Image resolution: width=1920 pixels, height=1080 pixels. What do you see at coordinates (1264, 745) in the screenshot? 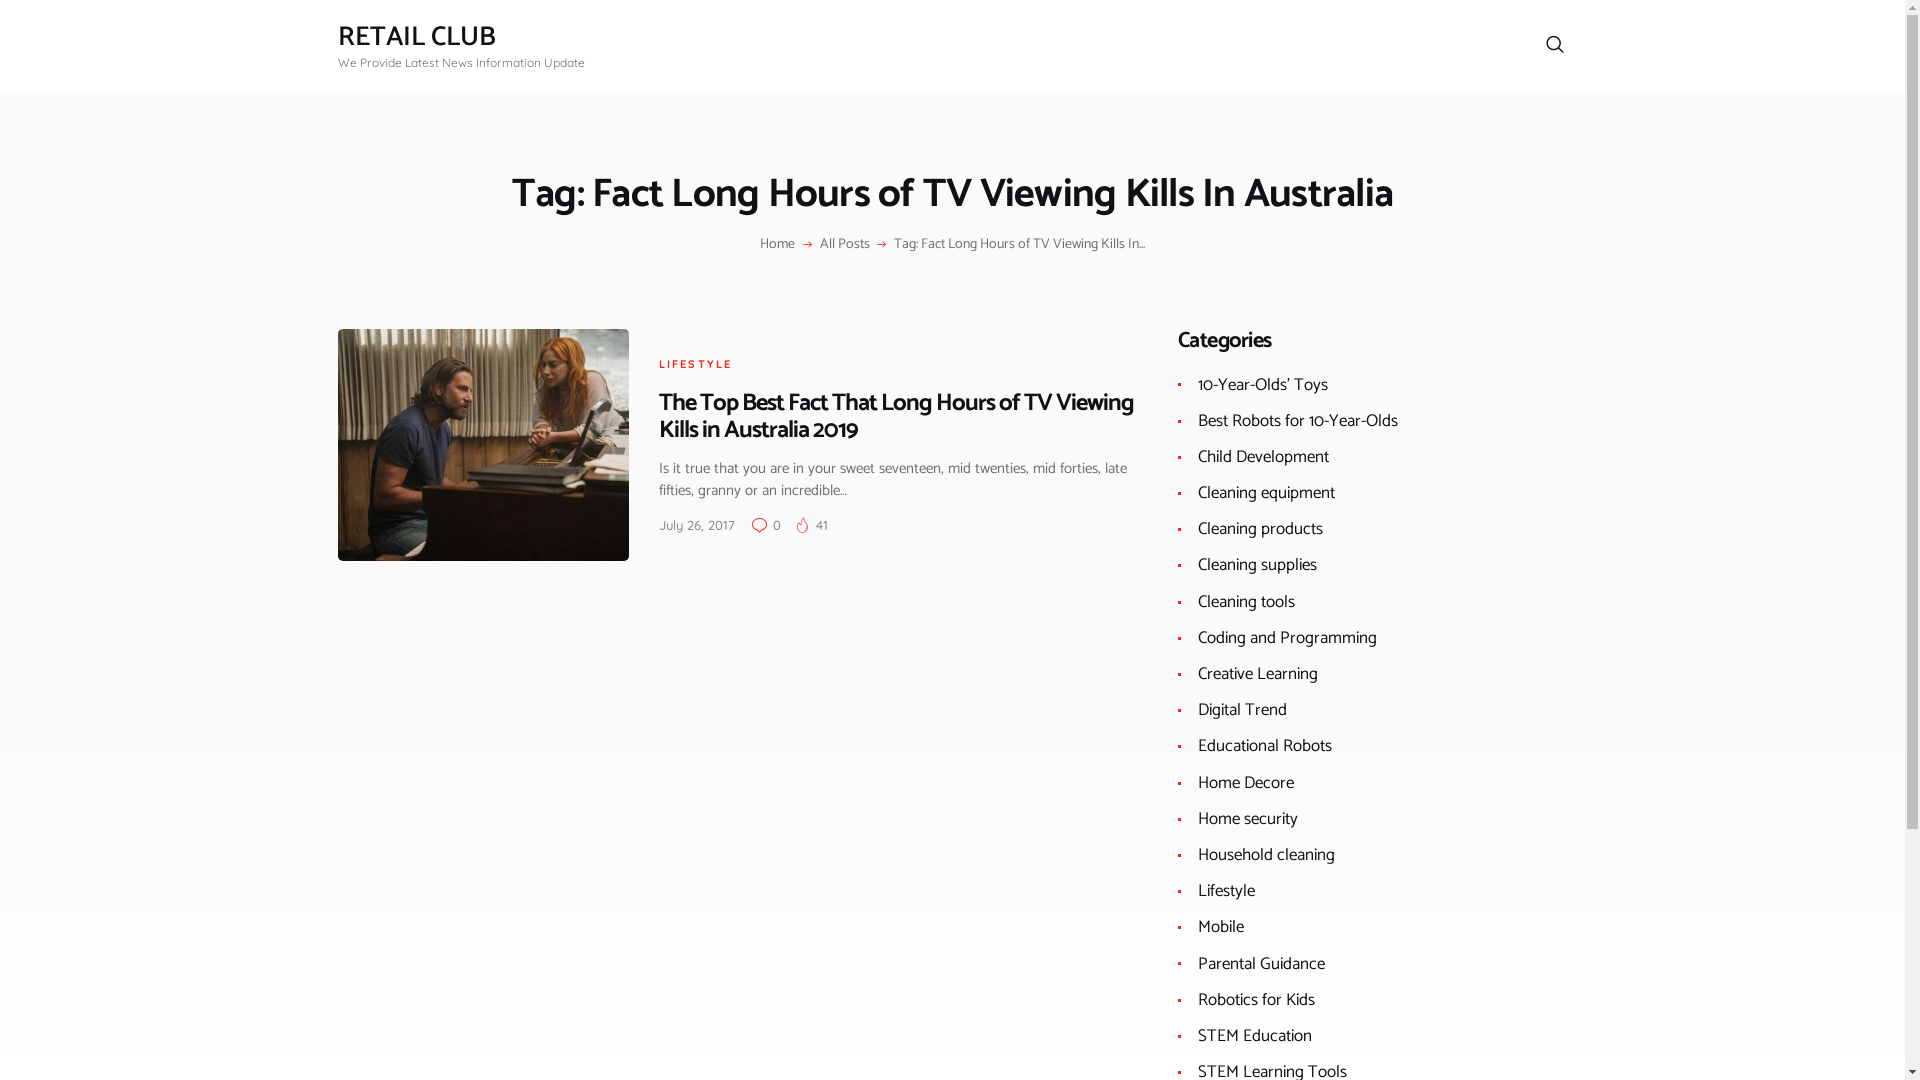
I see `'Educational Robots'` at bounding box center [1264, 745].